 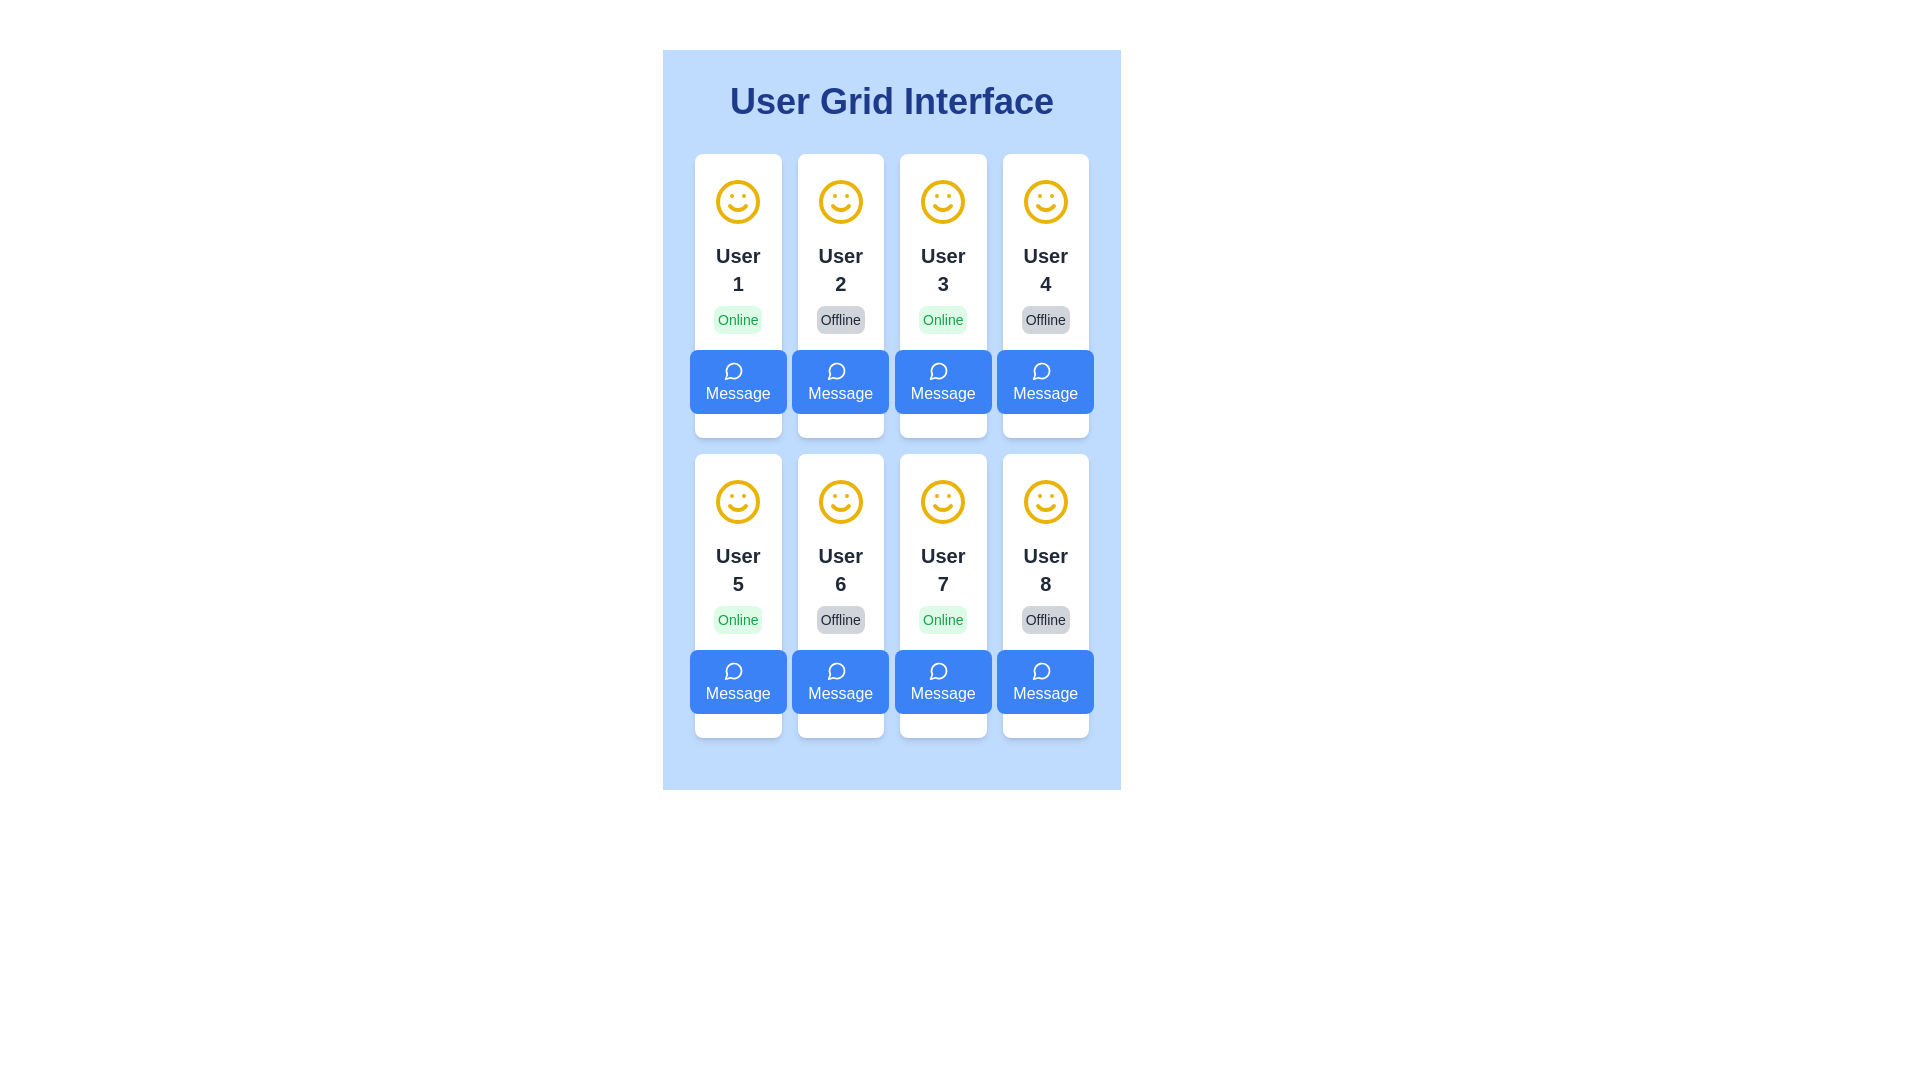 What do you see at coordinates (942, 570) in the screenshot?
I see `the text label that displays 'User 7', located within the card above the 'Online' status indicator and below the user's icon` at bounding box center [942, 570].